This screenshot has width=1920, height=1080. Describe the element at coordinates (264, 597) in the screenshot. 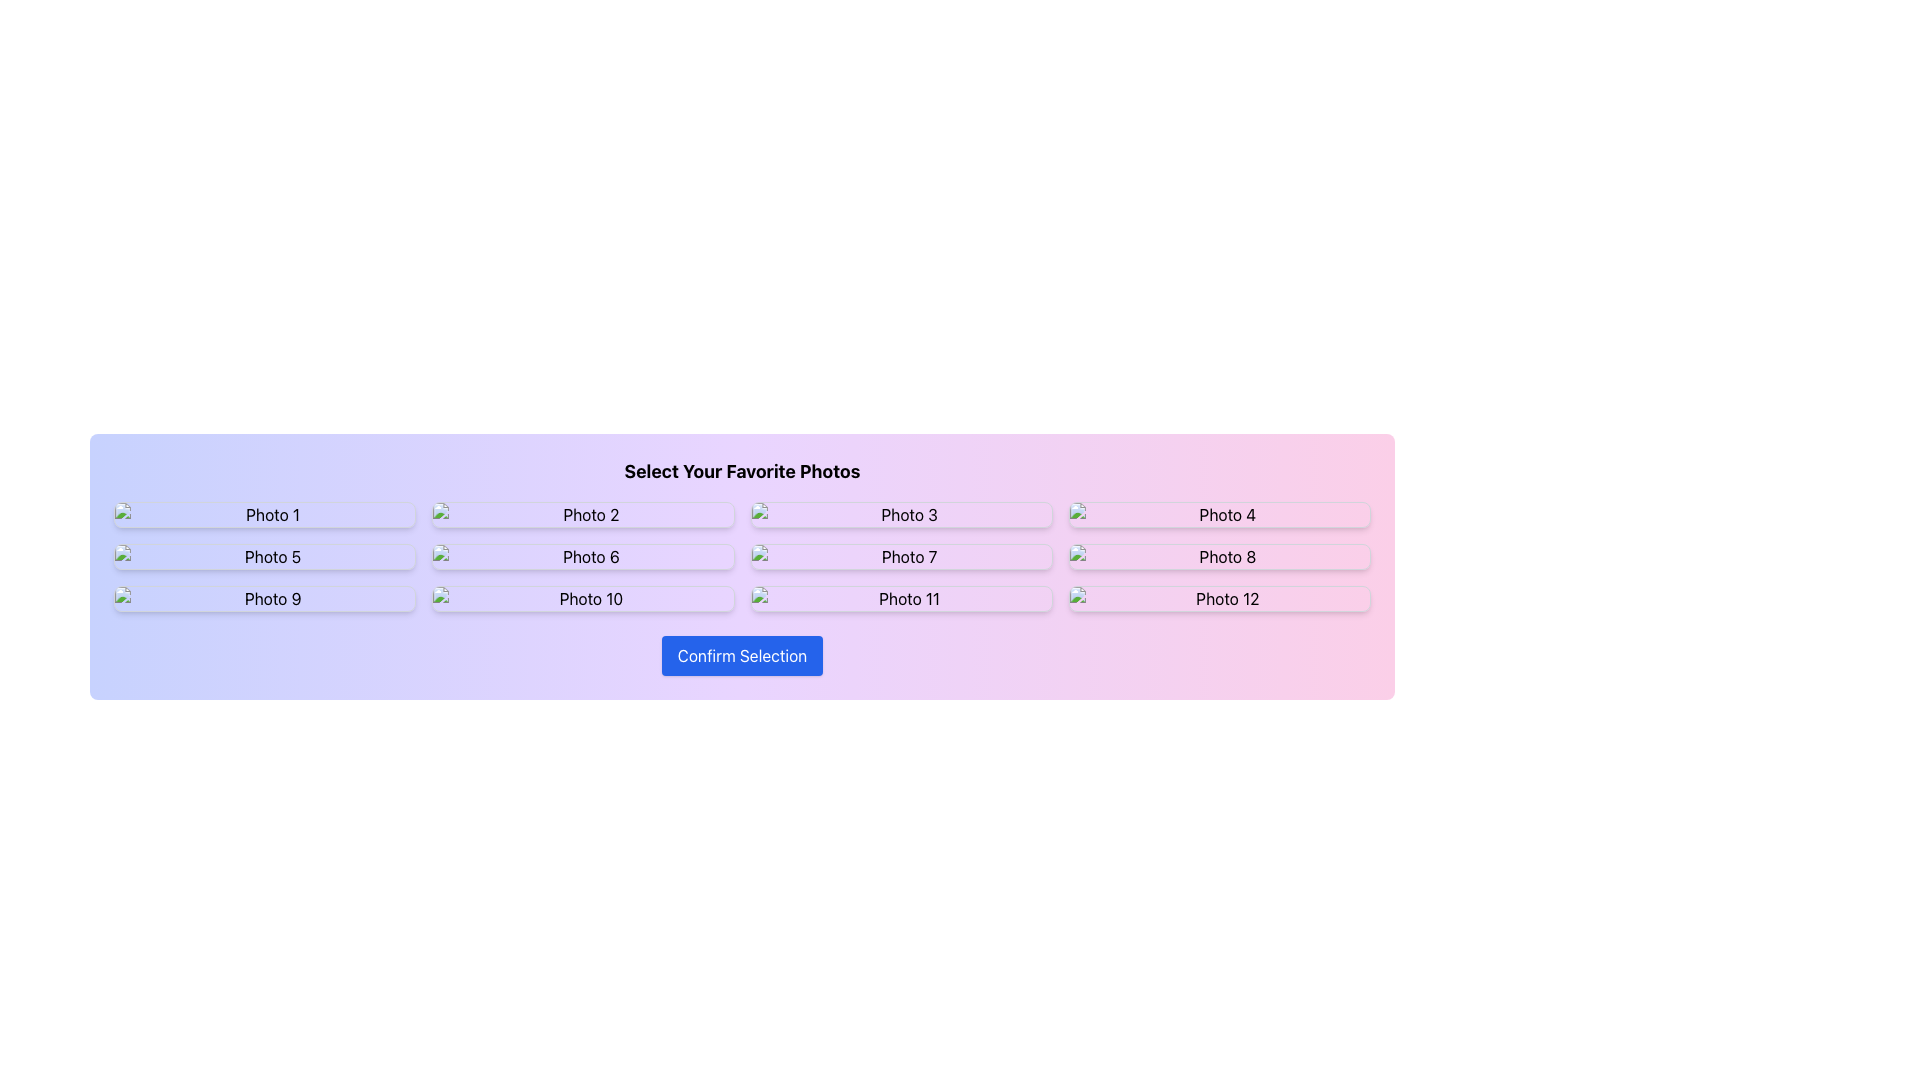

I see `the image placeholder in the grid layout that is located in the third row and first column, under 'Photo 5' and to the left of 'Photo 10'` at that location.